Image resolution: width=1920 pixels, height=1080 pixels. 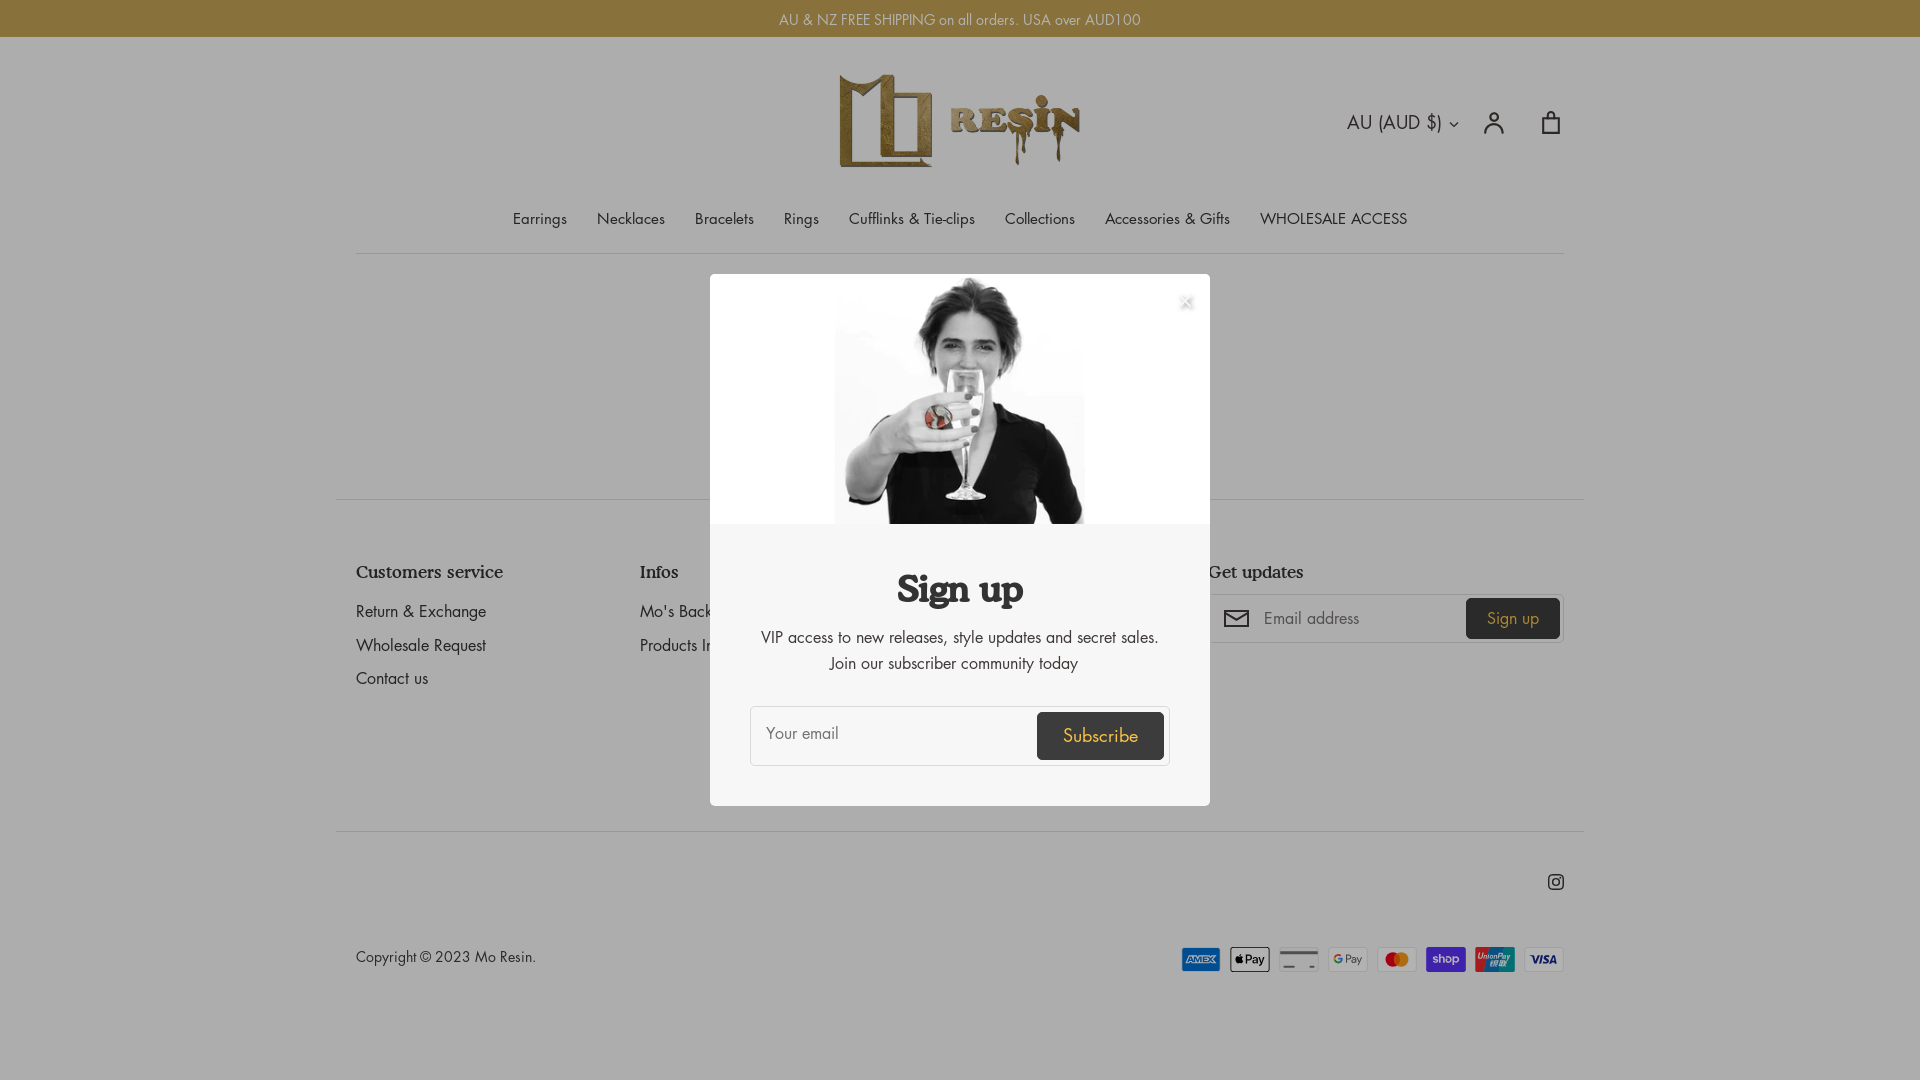 What do you see at coordinates (629, 218) in the screenshot?
I see `'Necklaces'` at bounding box center [629, 218].